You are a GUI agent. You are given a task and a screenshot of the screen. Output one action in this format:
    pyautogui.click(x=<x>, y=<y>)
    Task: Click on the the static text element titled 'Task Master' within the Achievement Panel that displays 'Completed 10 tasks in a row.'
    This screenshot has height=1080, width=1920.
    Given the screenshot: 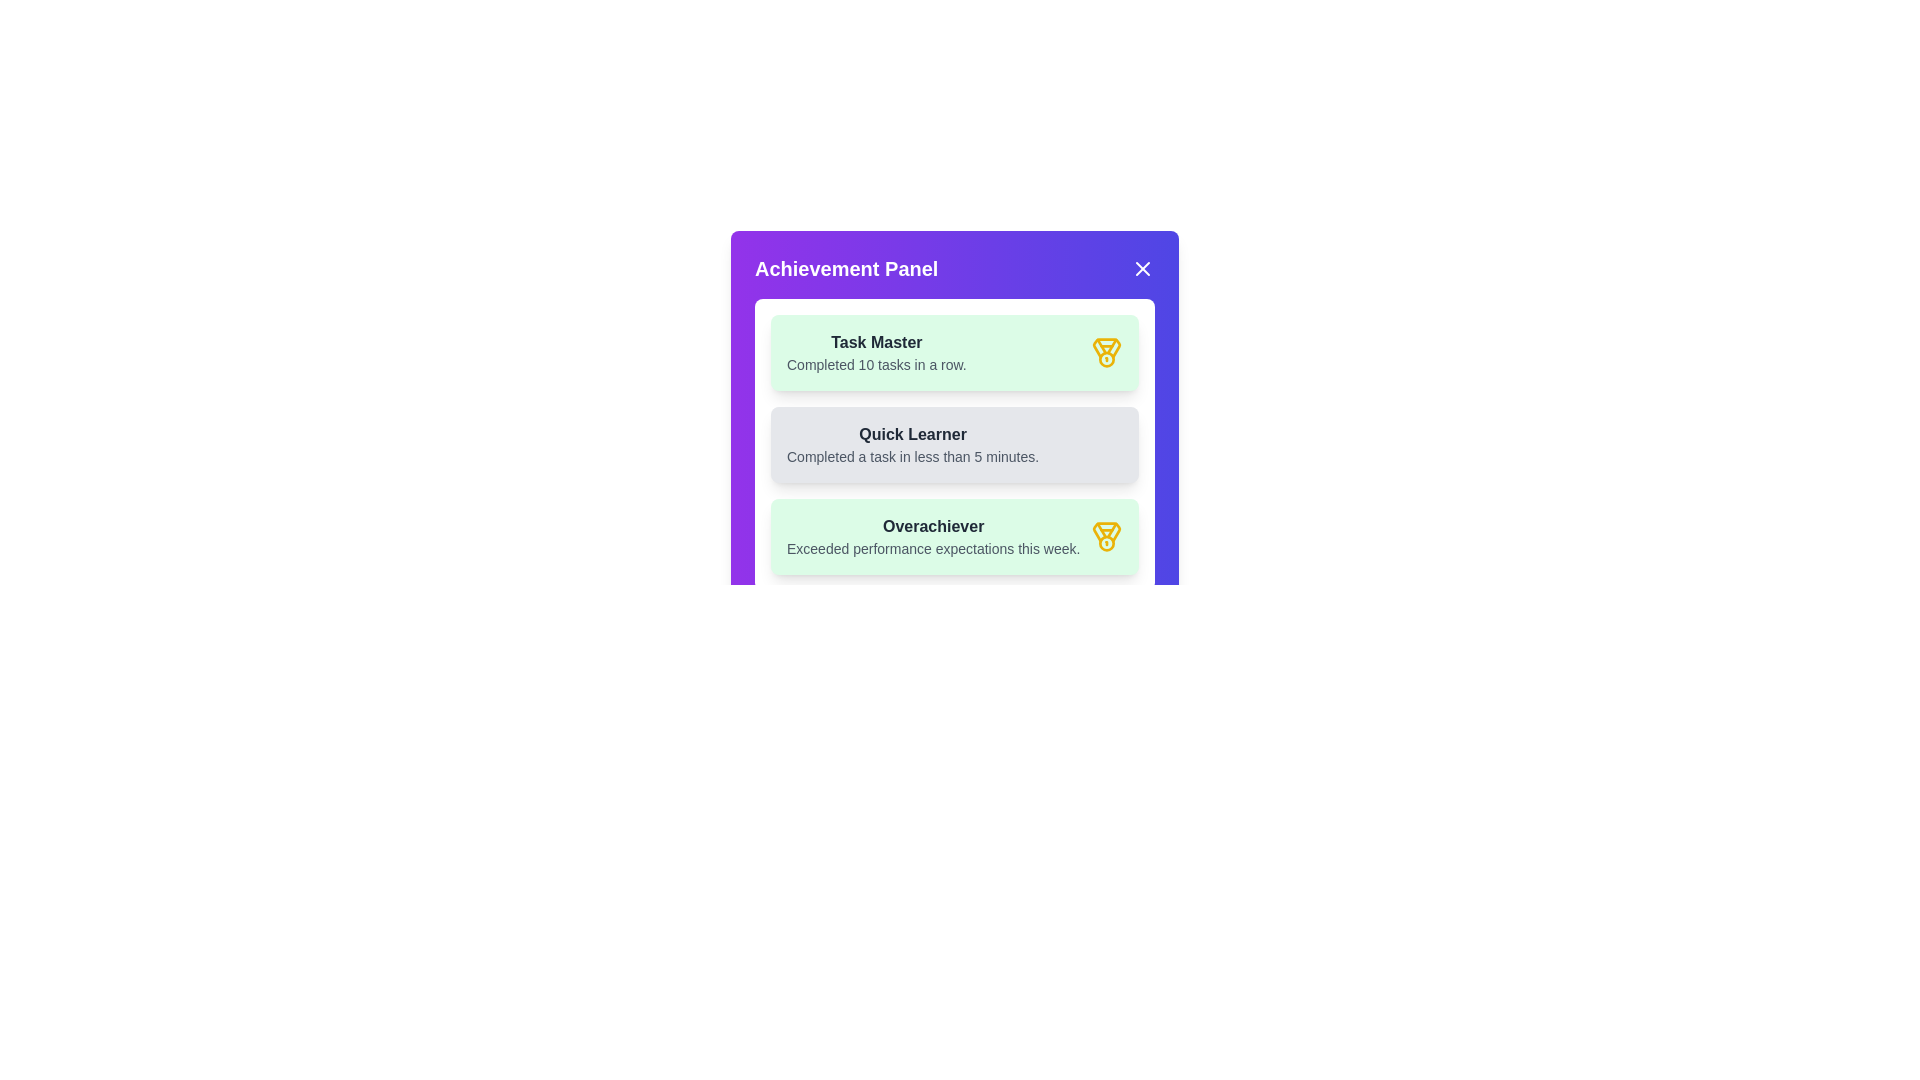 What is the action you would take?
    pyautogui.click(x=876, y=352)
    